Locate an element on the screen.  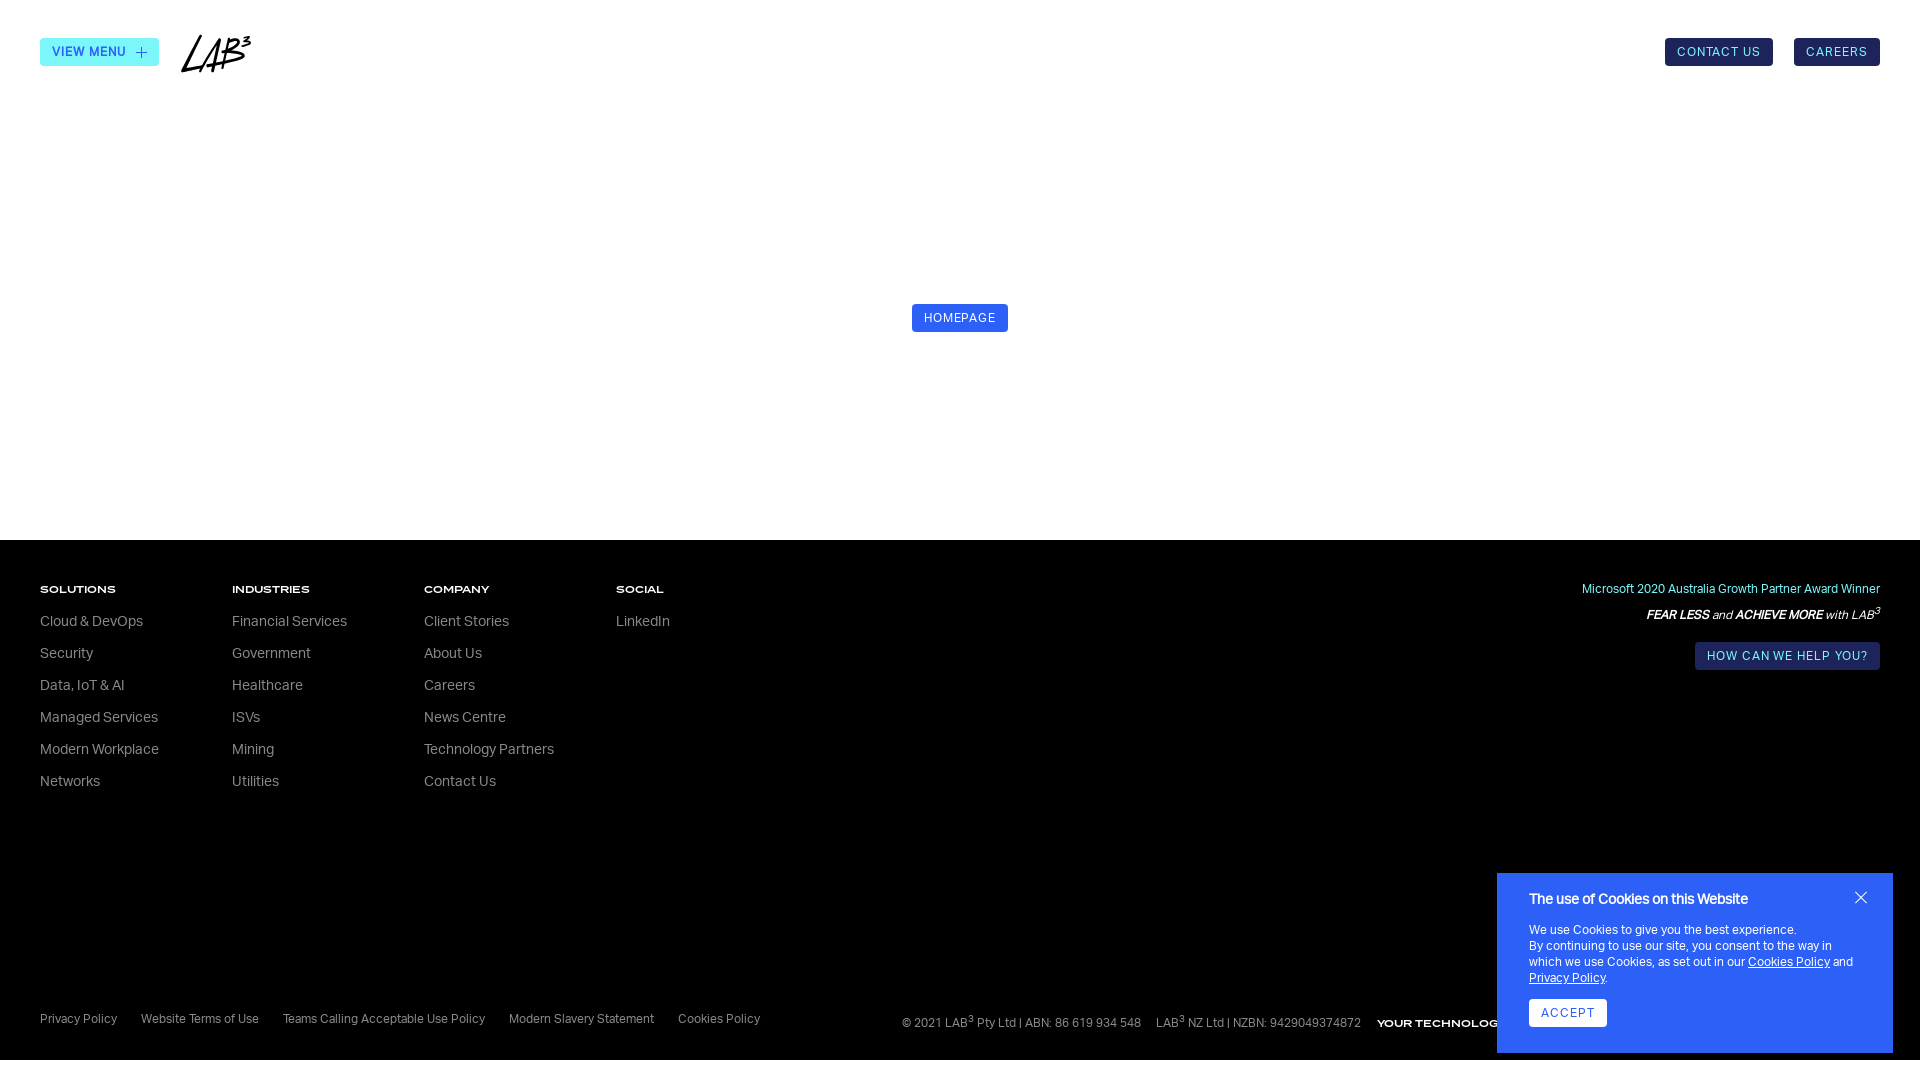
'Mining' is located at coordinates (252, 749).